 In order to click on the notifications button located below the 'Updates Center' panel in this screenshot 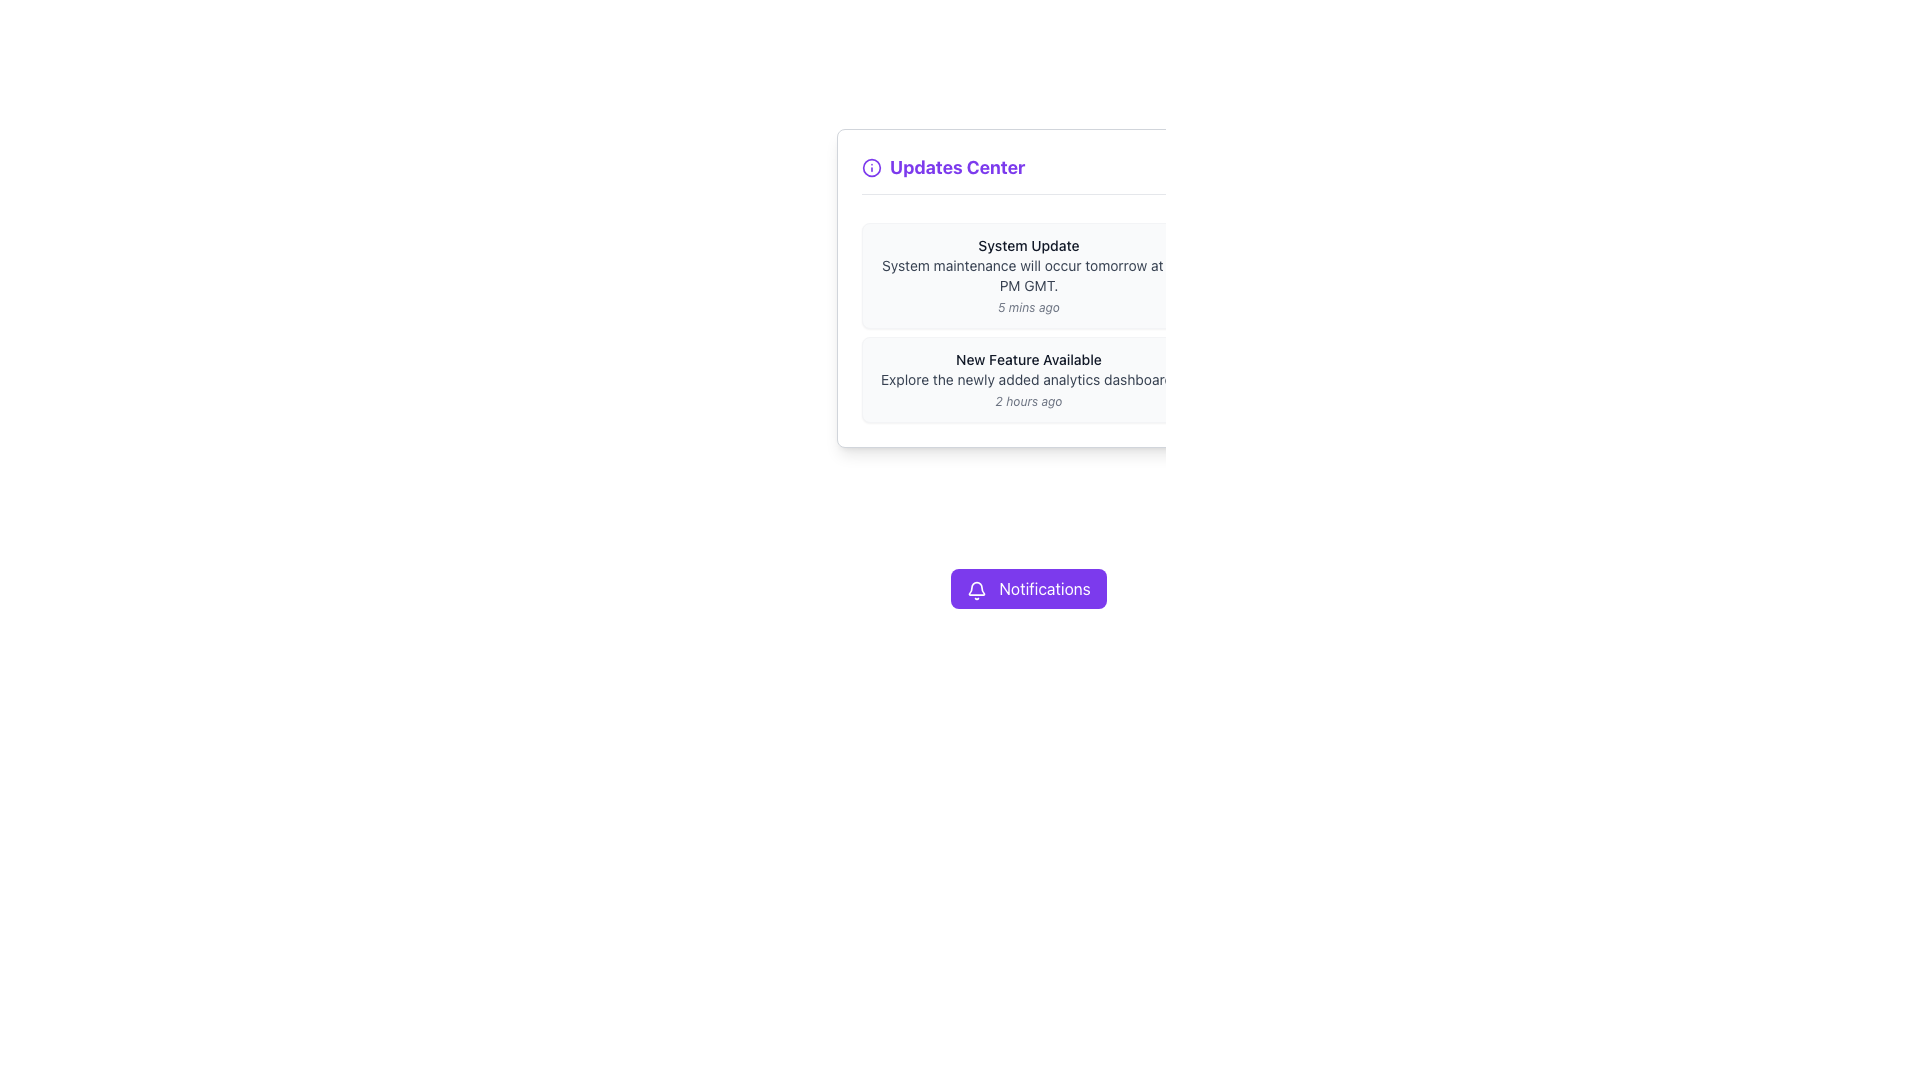, I will do `click(1027, 588)`.